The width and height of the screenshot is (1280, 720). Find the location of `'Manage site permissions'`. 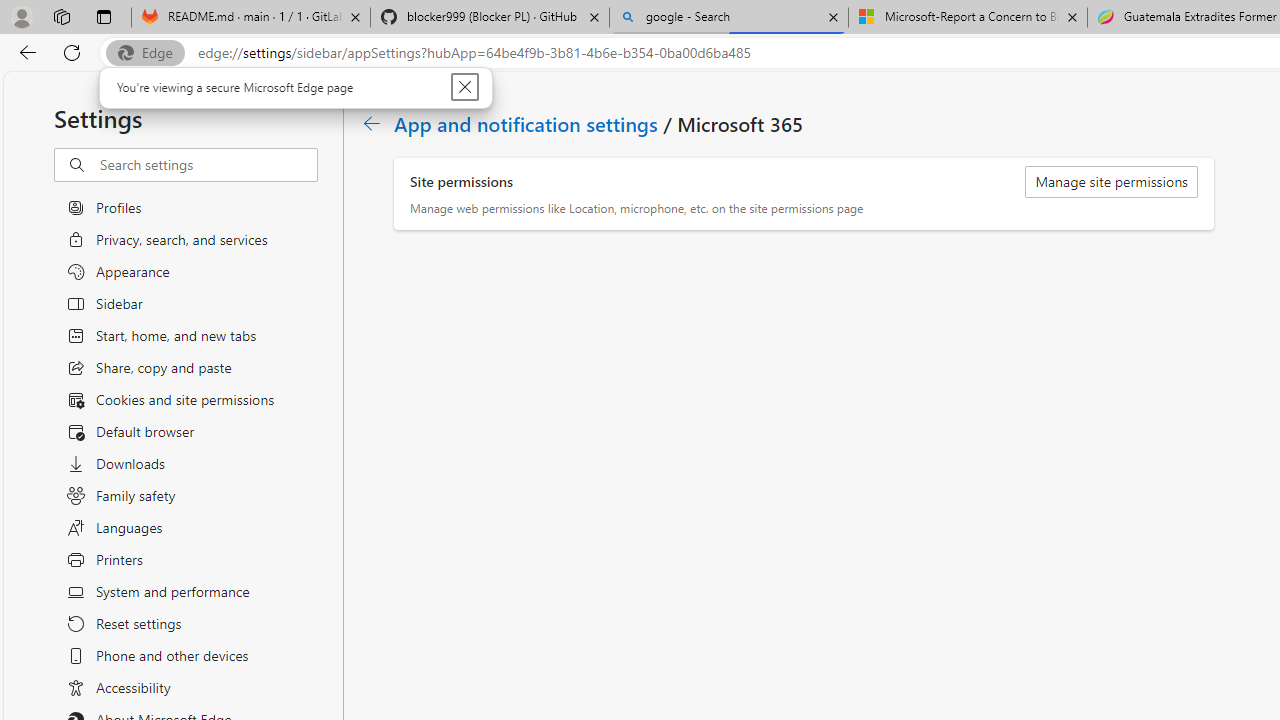

'Manage site permissions' is located at coordinates (1110, 182).